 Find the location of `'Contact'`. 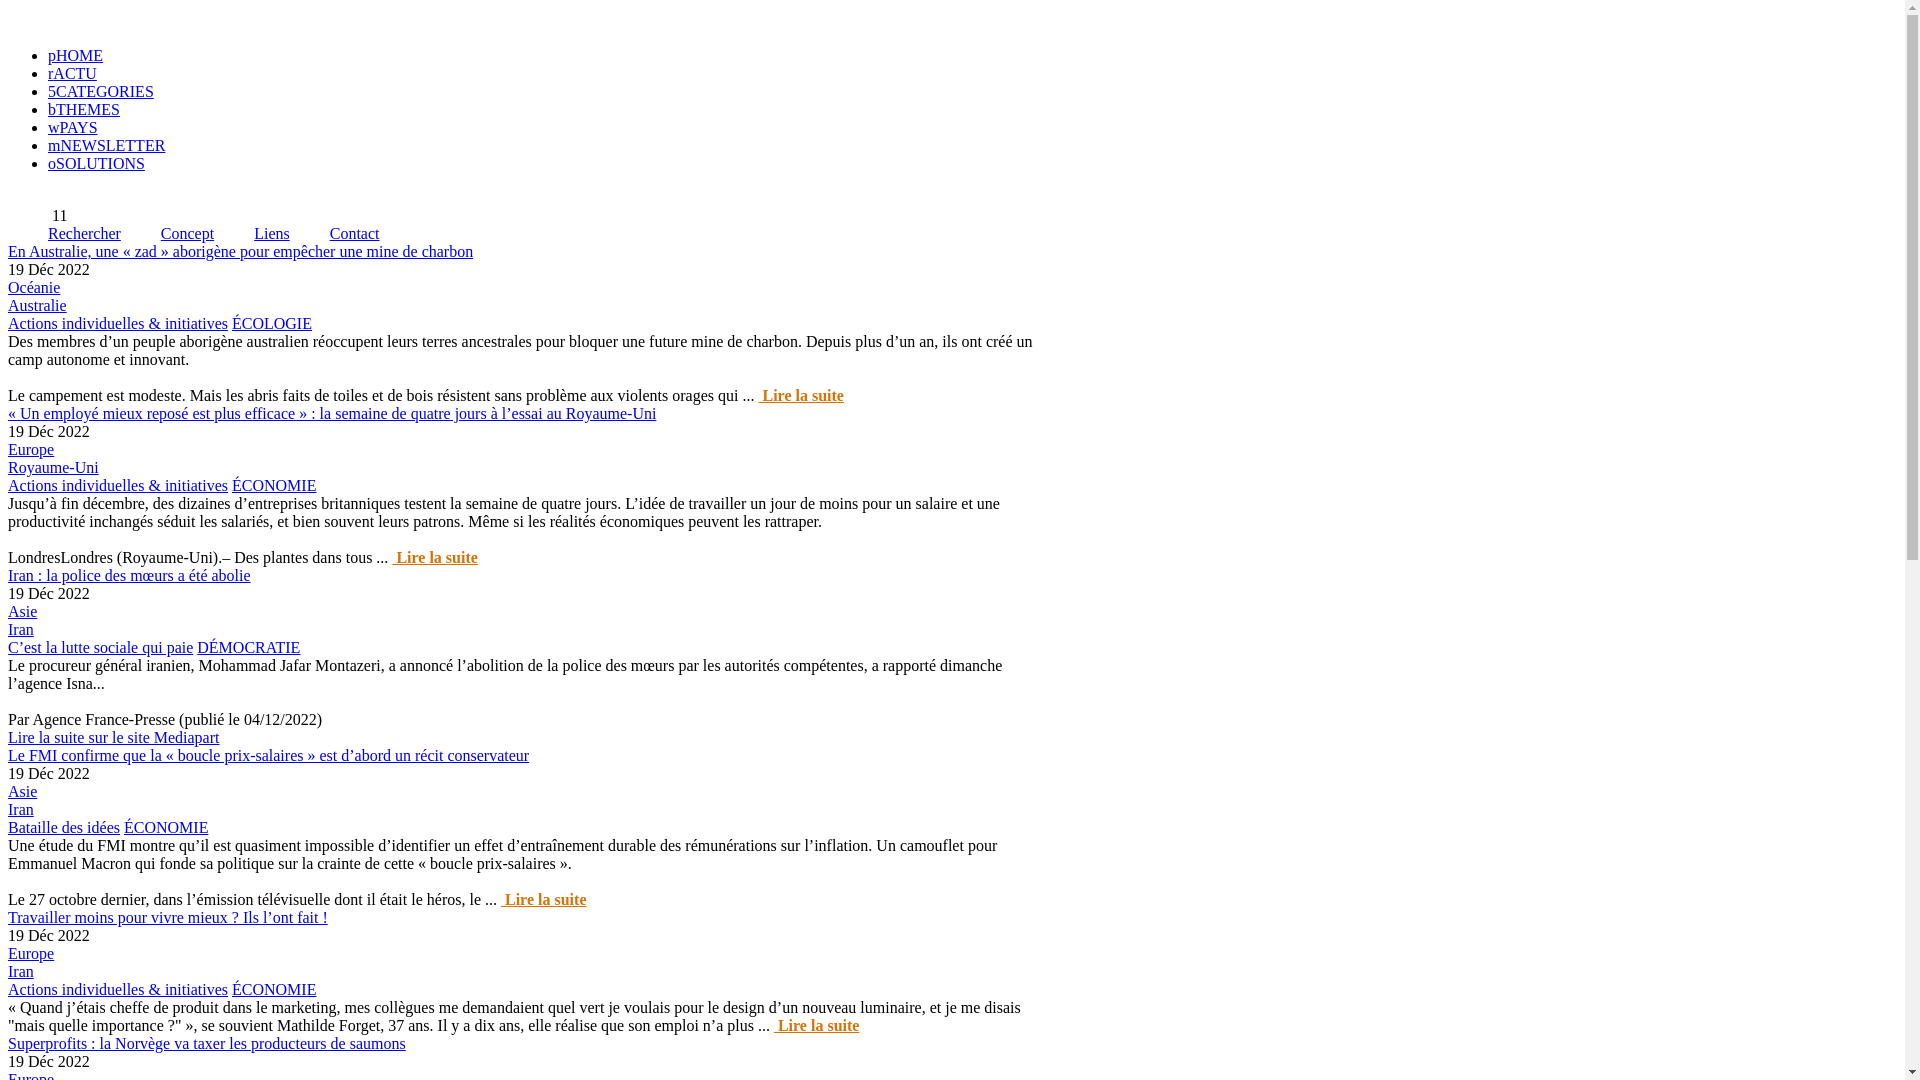

'Contact' is located at coordinates (288, 232).